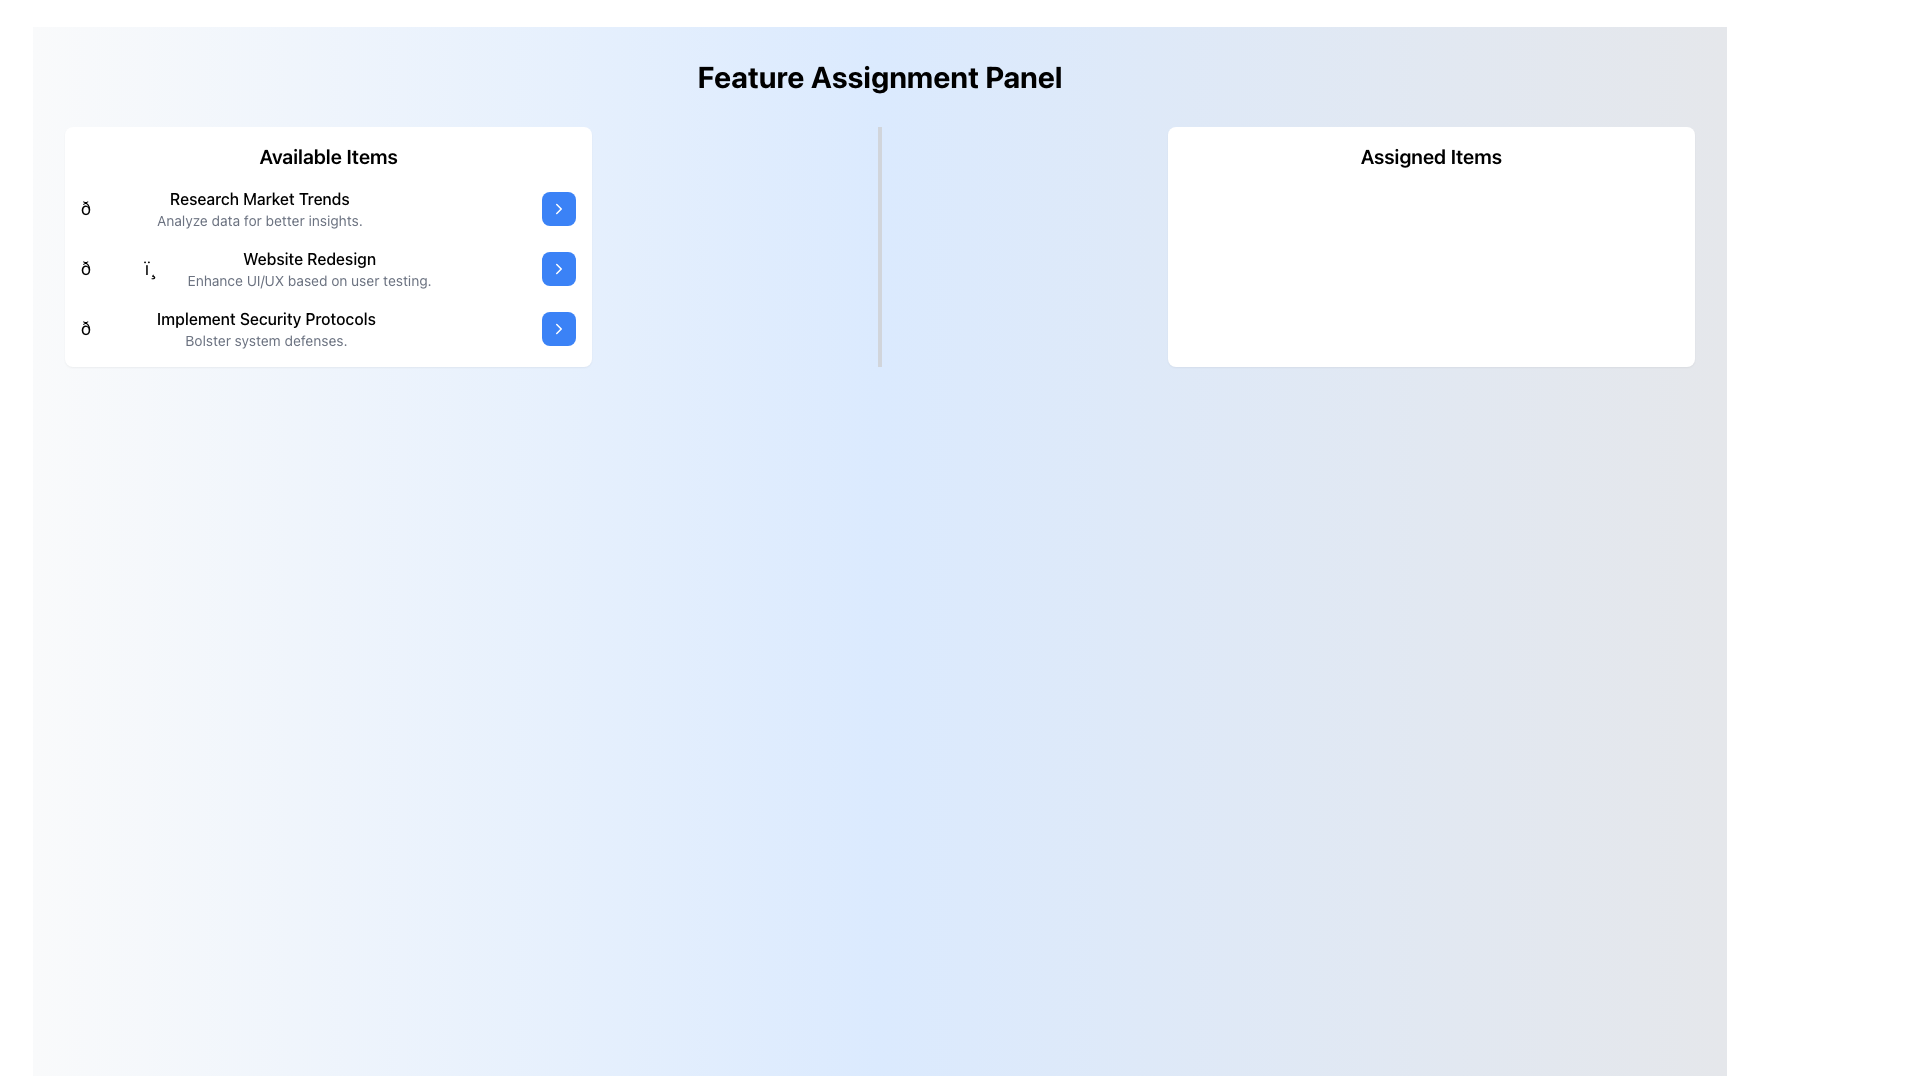 Image resolution: width=1920 pixels, height=1080 pixels. What do you see at coordinates (559, 268) in the screenshot?
I see `the blue rectangular button with a white right arrow icon located in the 'Available Items' section, specifically in the row for 'Website Redesign'` at bounding box center [559, 268].